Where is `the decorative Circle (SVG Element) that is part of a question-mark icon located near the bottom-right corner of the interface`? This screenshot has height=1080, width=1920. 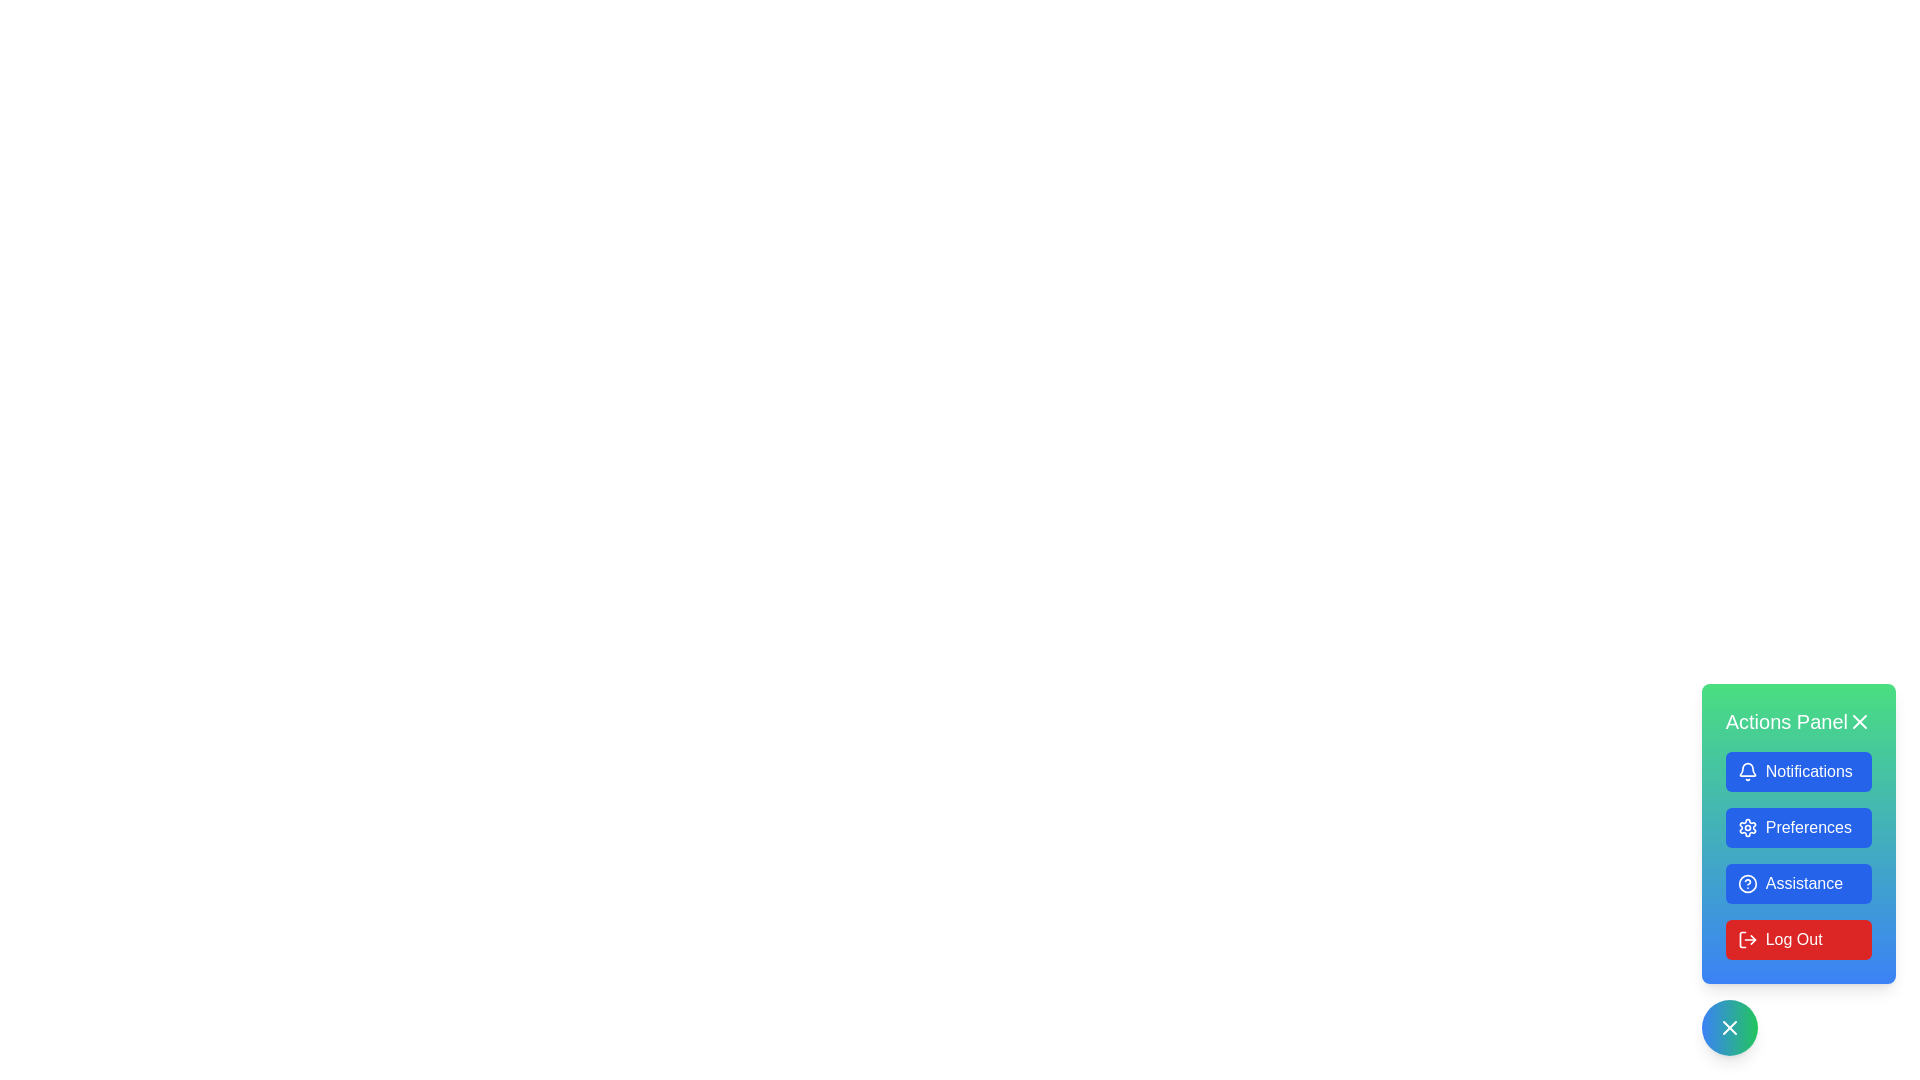 the decorative Circle (SVG Element) that is part of a question-mark icon located near the bottom-right corner of the interface is located at coordinates (1746, 882).